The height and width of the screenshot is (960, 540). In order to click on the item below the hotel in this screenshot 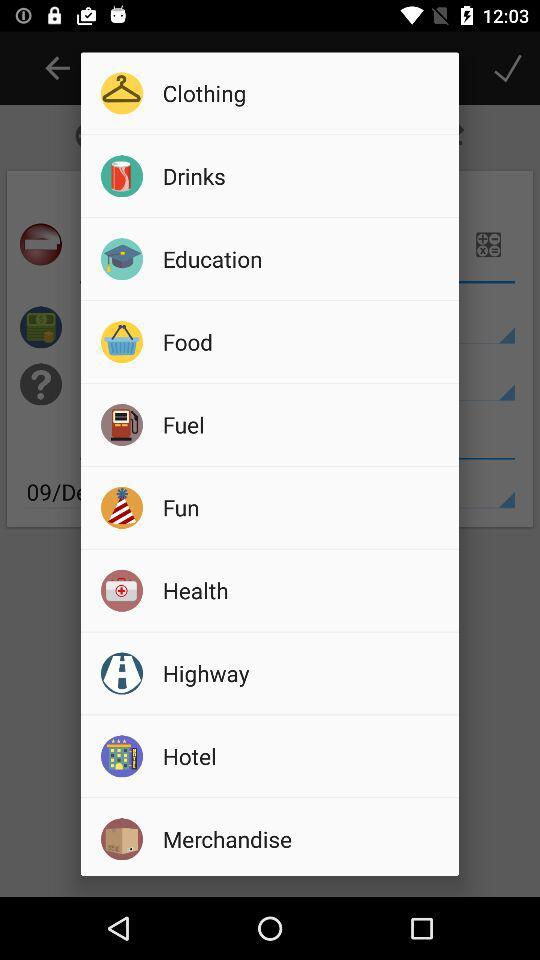, I will do `click(303, 839)`.